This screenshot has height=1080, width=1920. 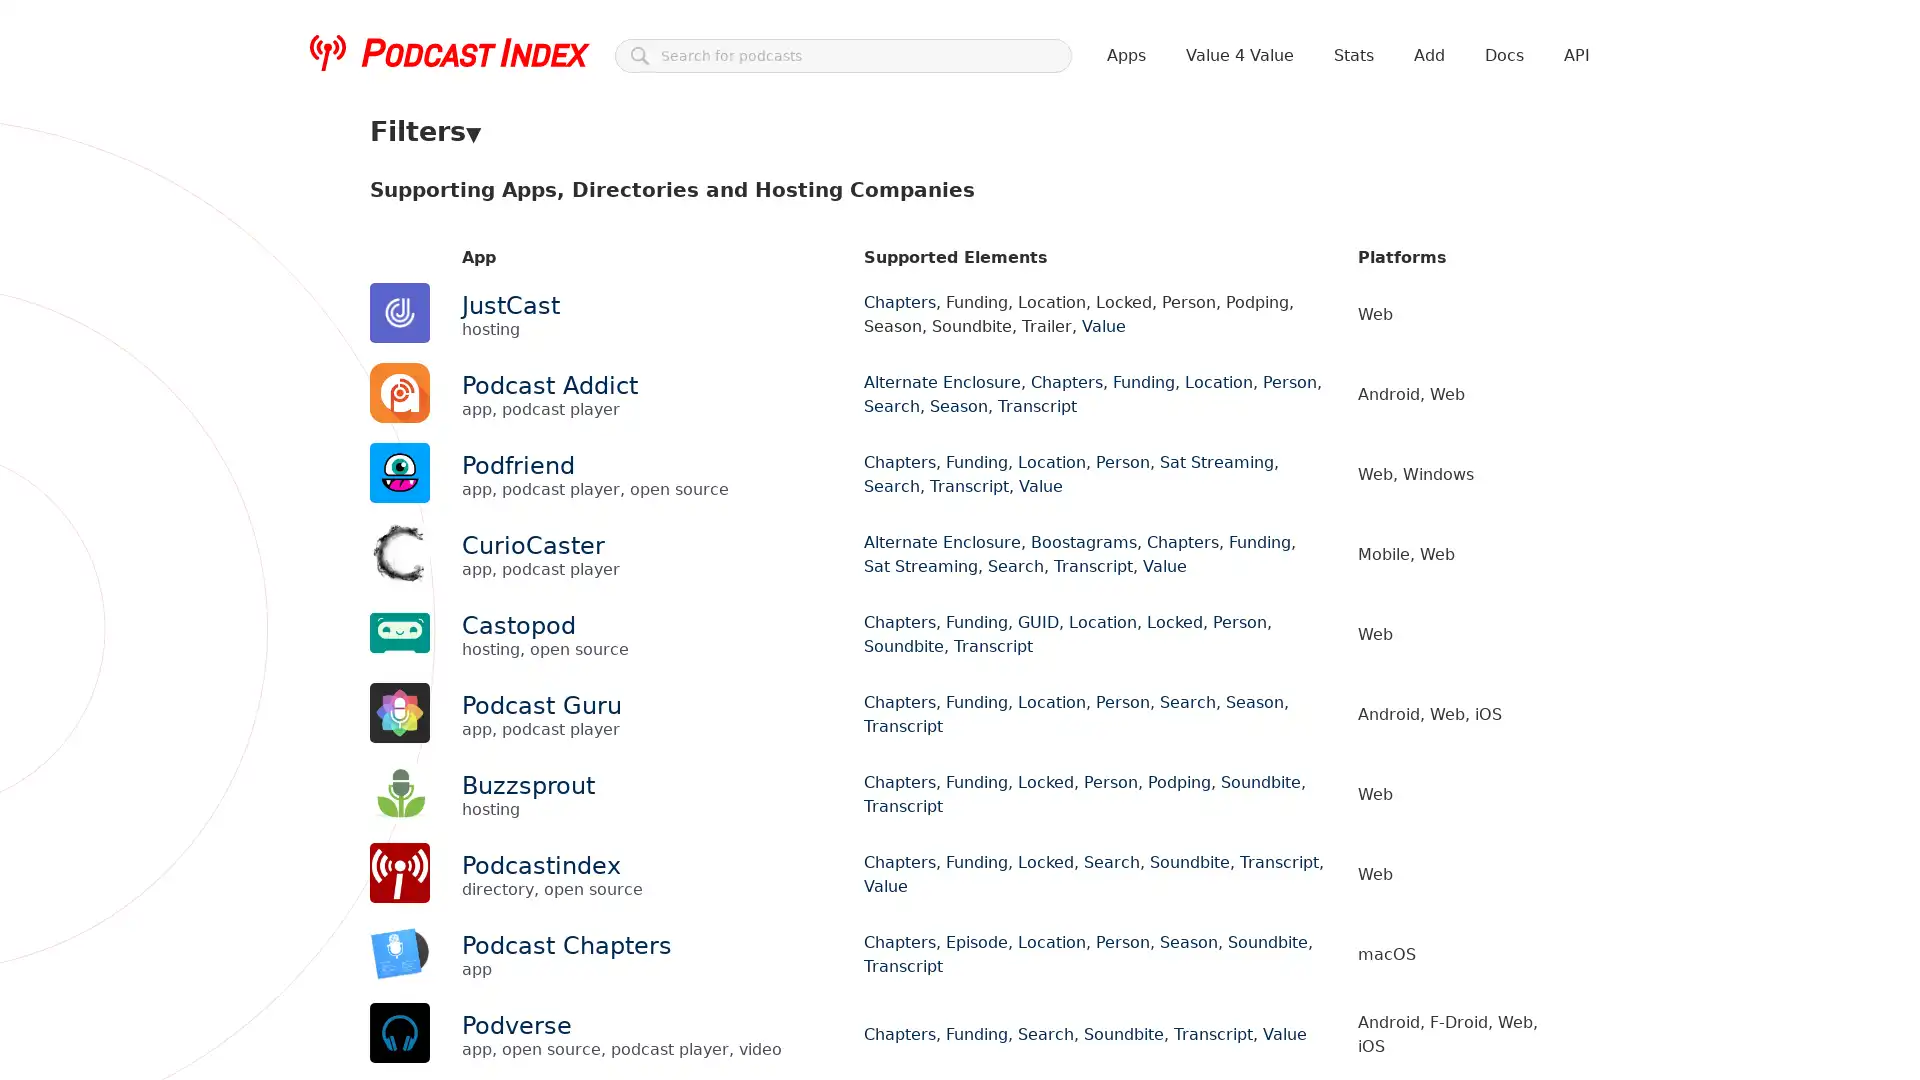 I want to click on Locked, so click(x=1088, y=302).